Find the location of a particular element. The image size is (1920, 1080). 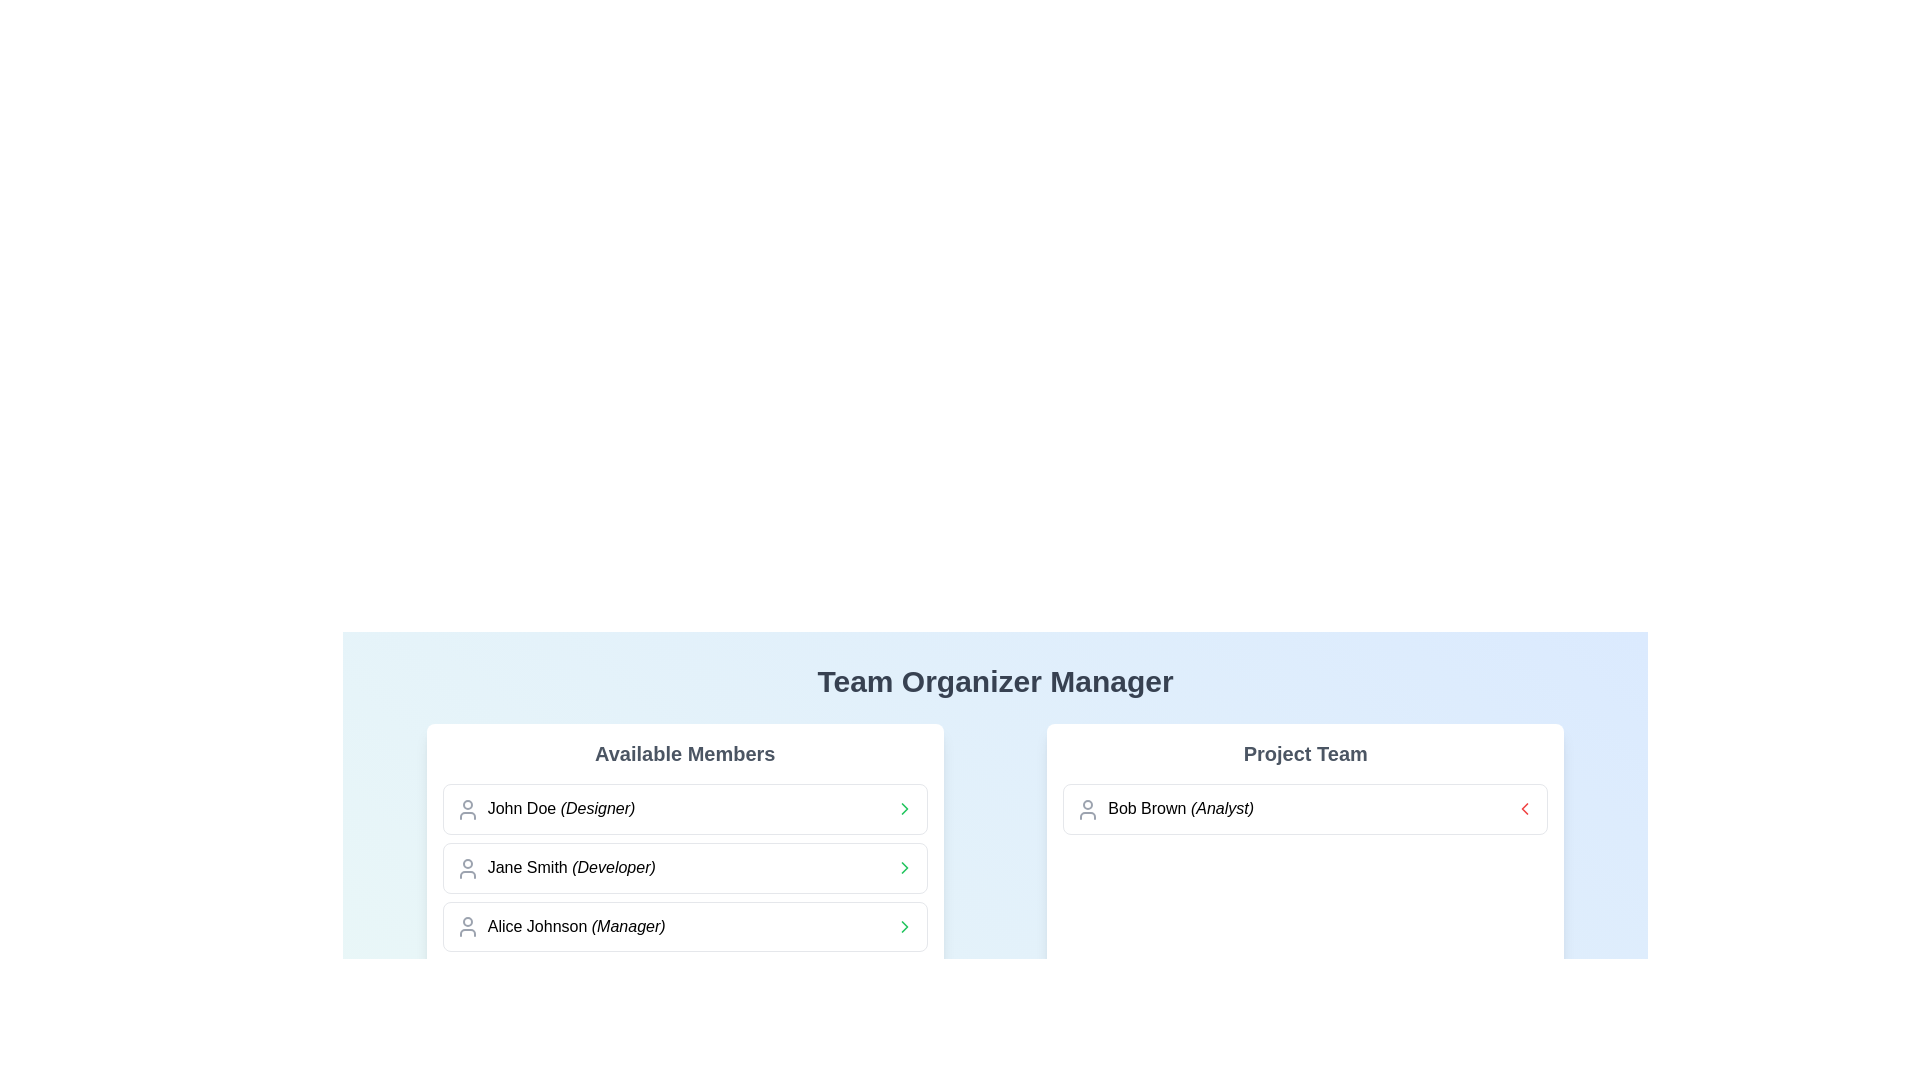

the third chevron icon in the 'Available Members' section next to 'Alice Johnson (Manager)' is located at coordinates (903, 808).